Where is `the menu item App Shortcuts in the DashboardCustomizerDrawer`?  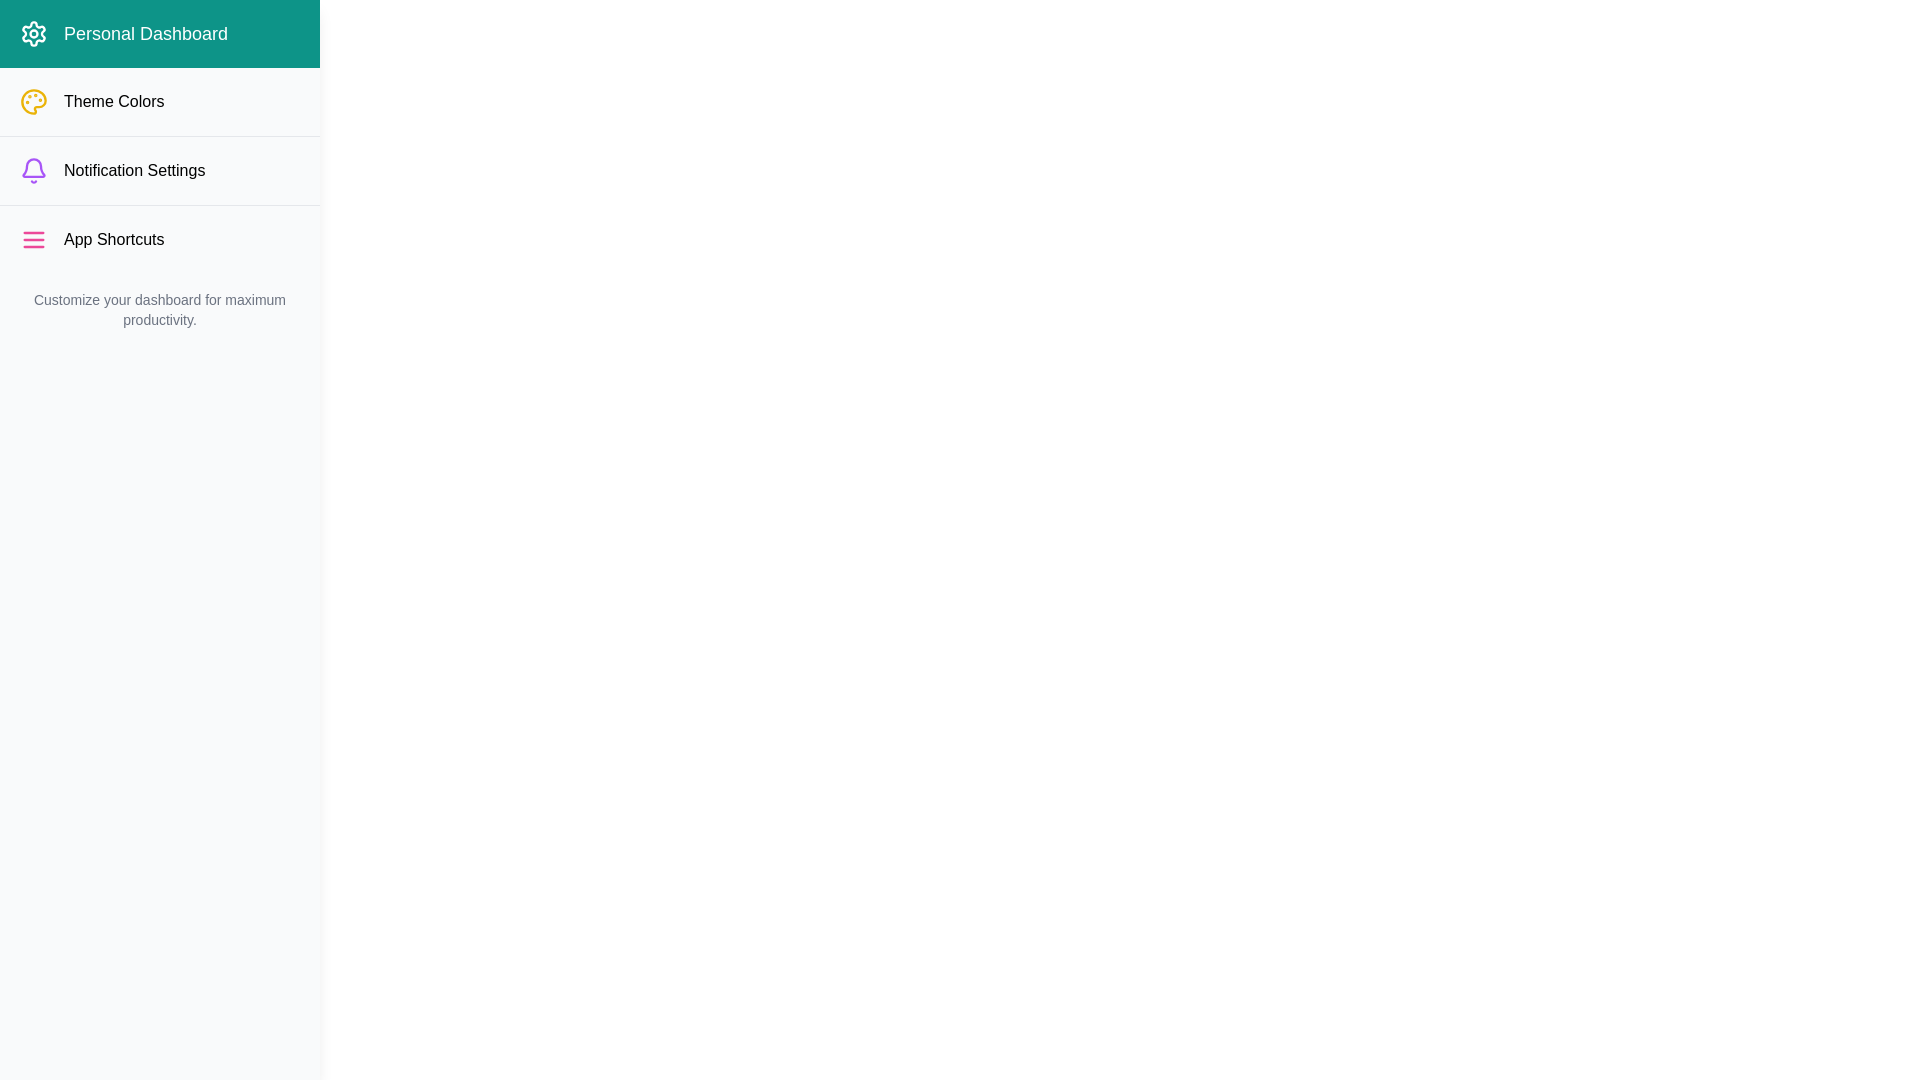
the menu item App Shortcuts in the DashboardCustomizerDrawer is located at coordinates (158, 238).